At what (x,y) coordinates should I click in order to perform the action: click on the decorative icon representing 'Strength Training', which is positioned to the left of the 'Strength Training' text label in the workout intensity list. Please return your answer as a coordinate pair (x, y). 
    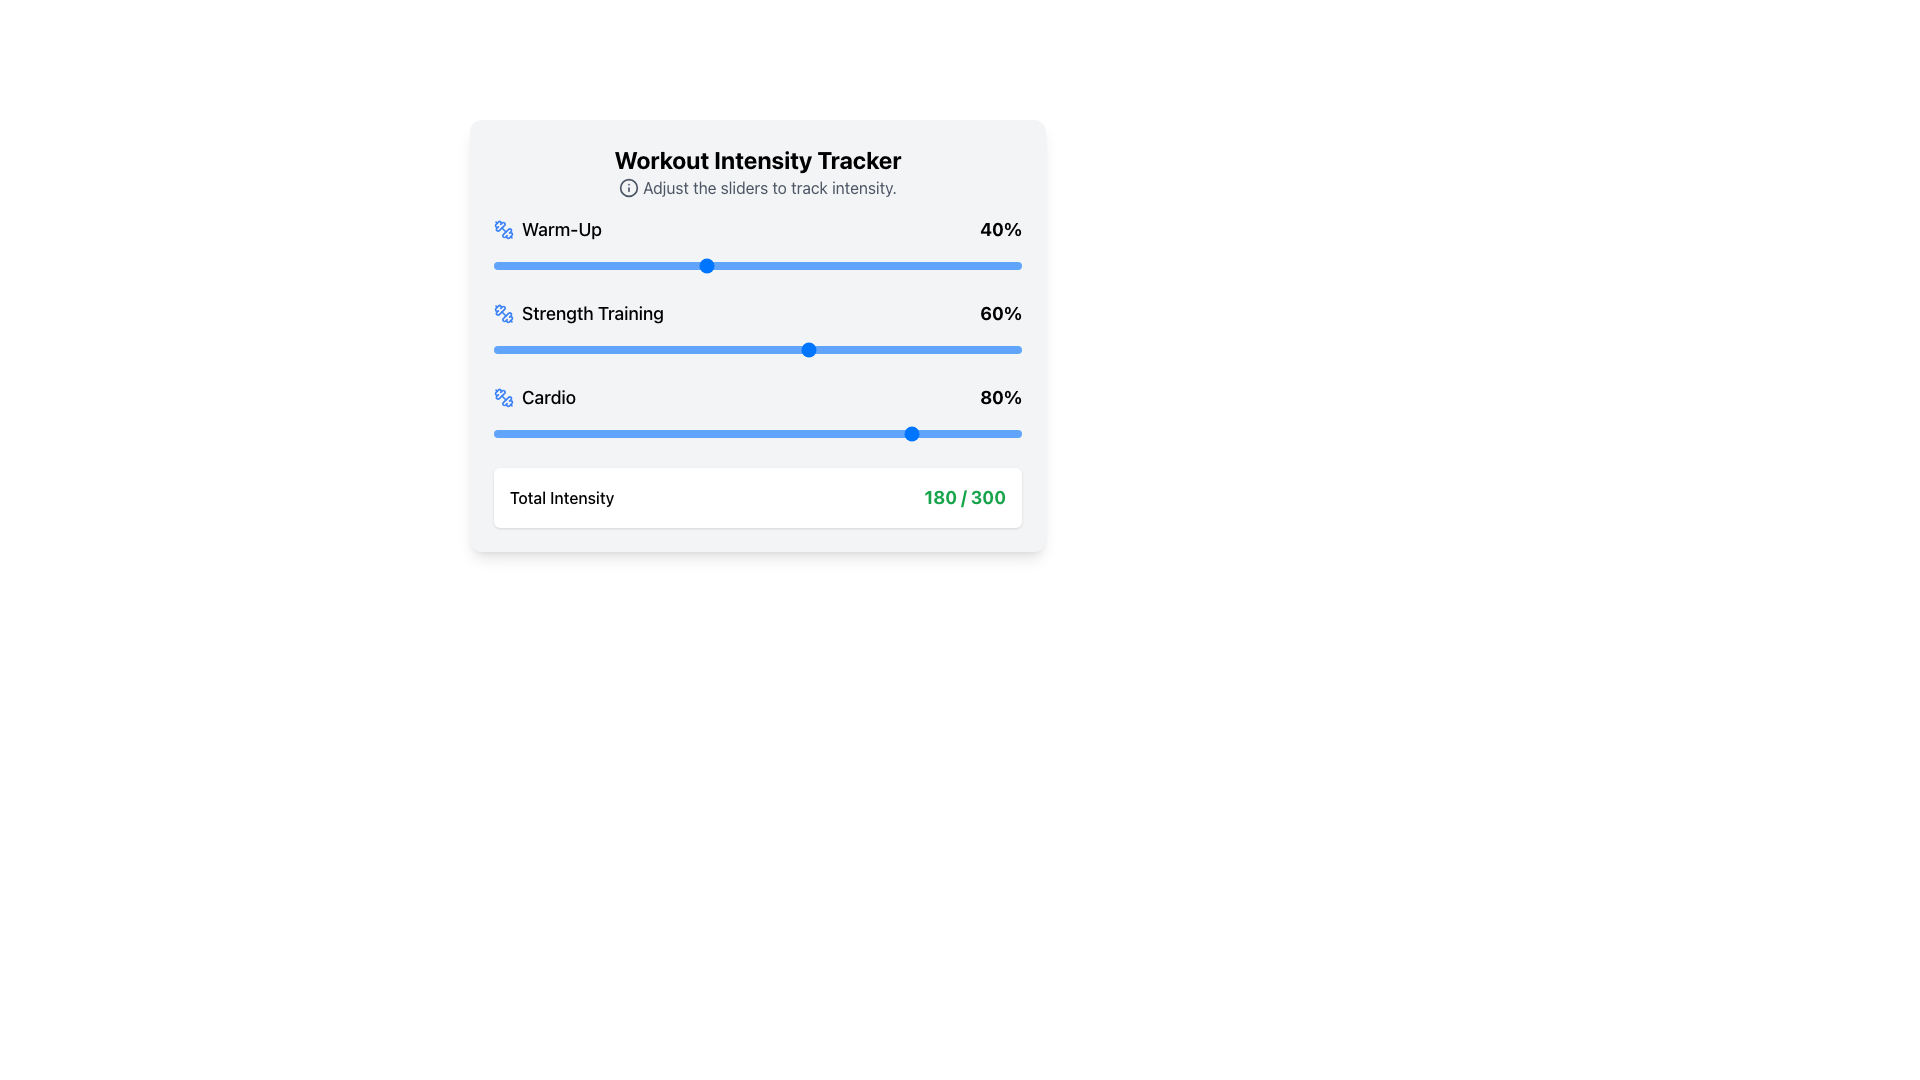
    Looking at the image, I should click on (507, 316).